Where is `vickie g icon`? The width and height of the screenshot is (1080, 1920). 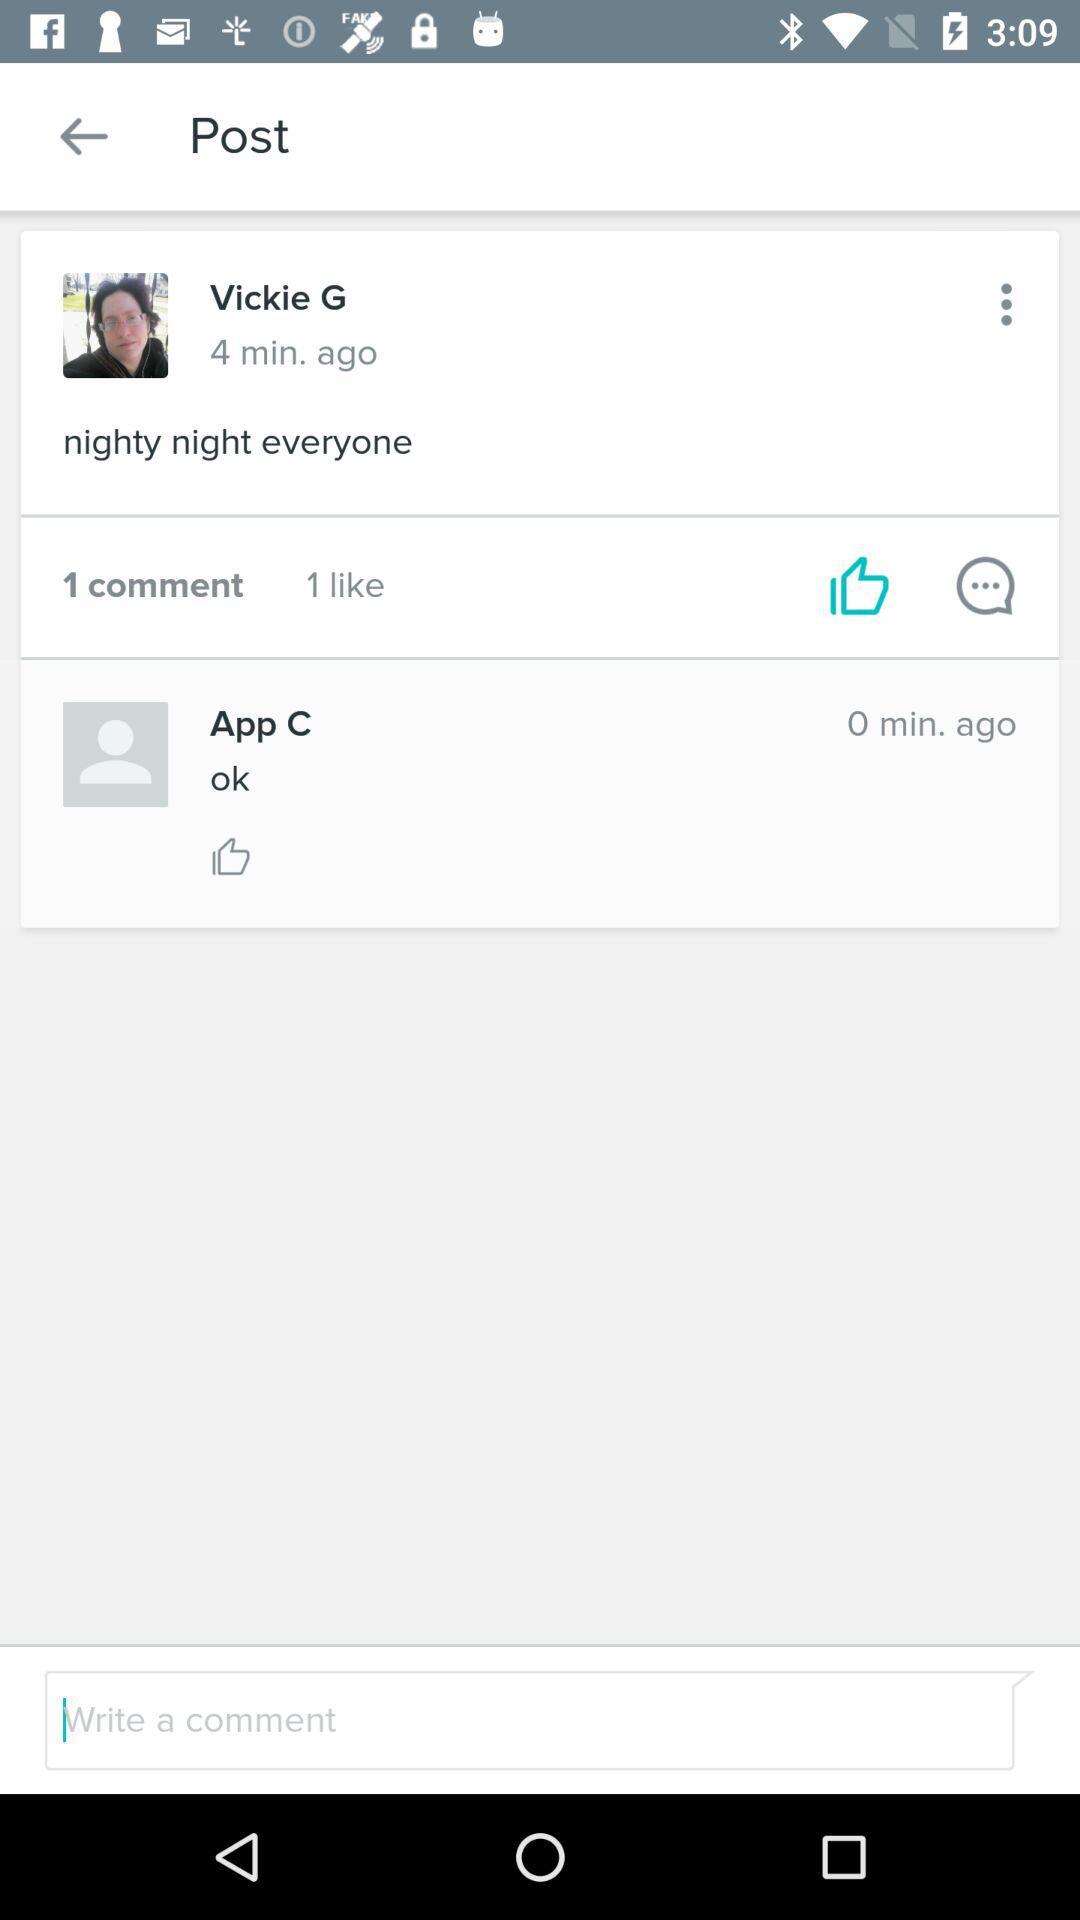 vickie g icon is located at coordinates (278, 297).